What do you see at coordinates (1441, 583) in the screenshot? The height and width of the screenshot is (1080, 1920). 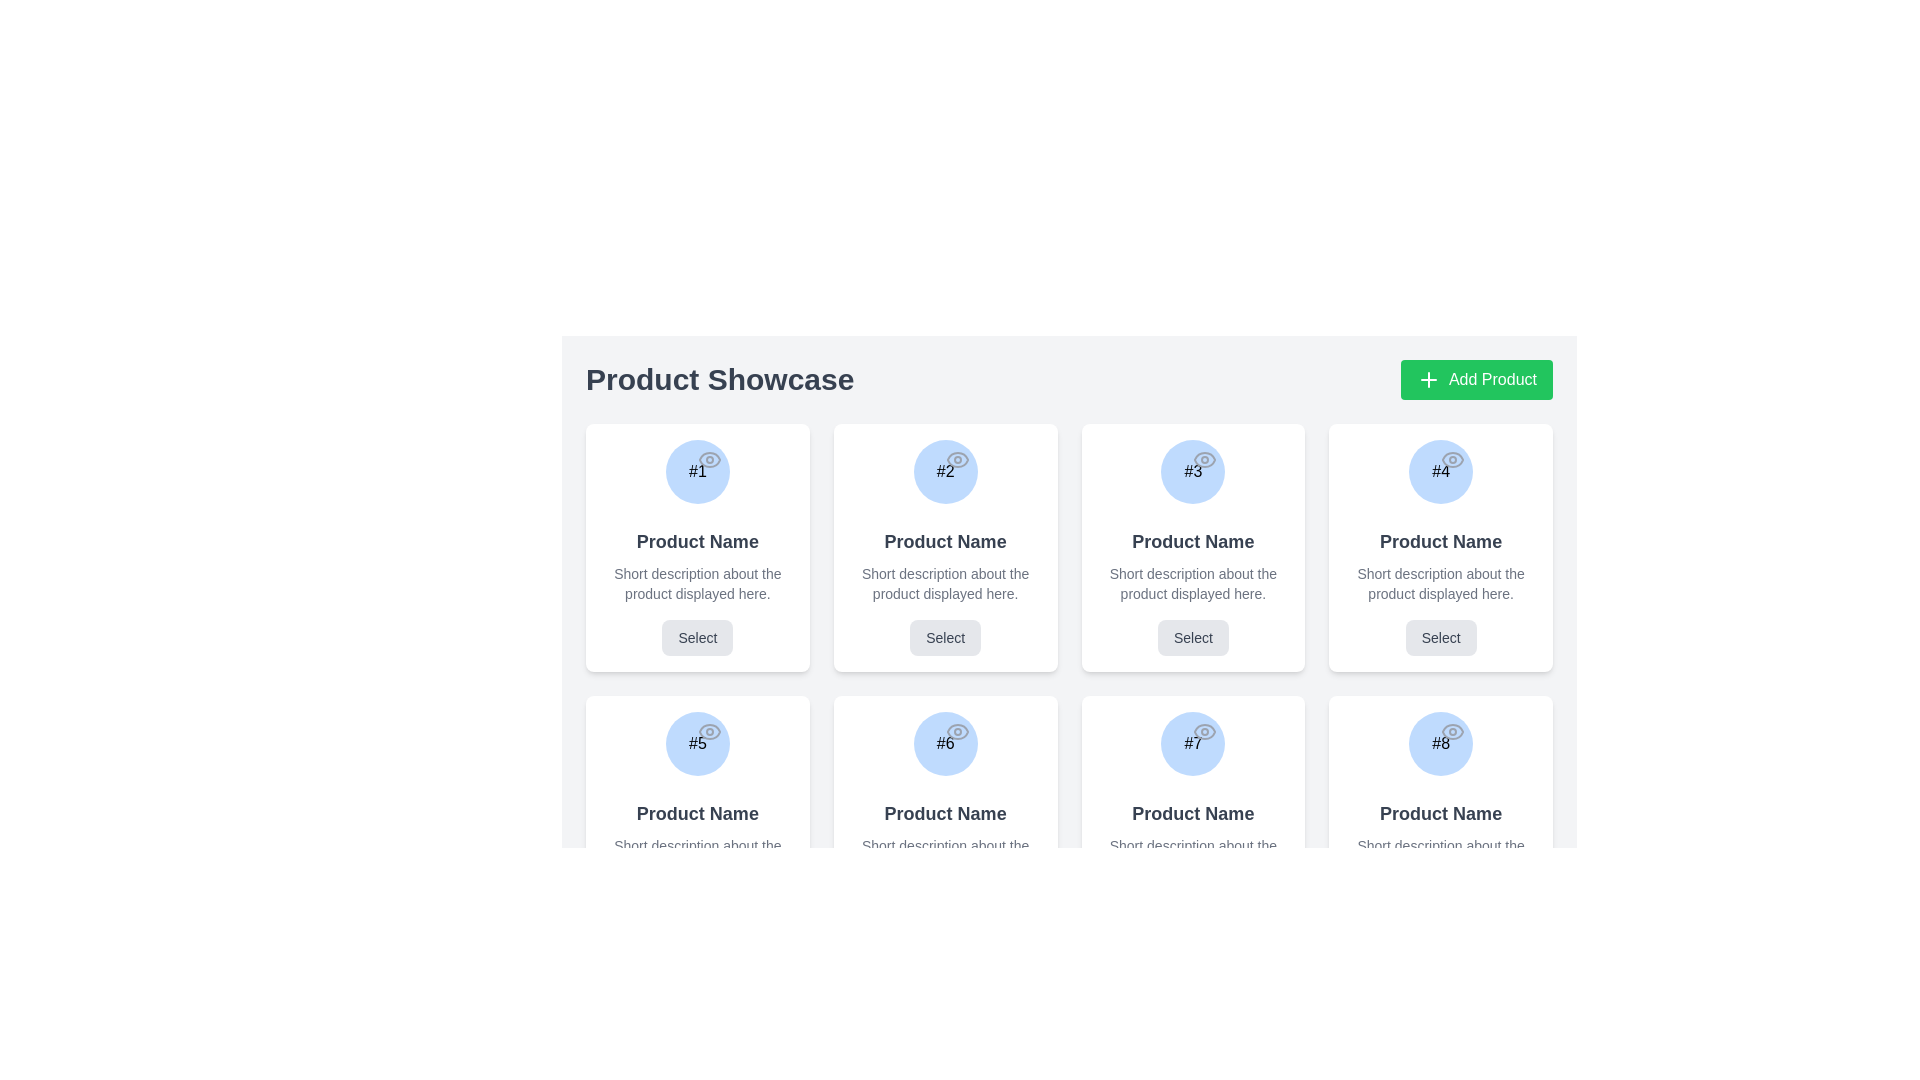 I see `the text label that describes the product details, located in the fourth product card, below the 'Product Name' and above the 'Select' button` at bounding box center [1441, 583].